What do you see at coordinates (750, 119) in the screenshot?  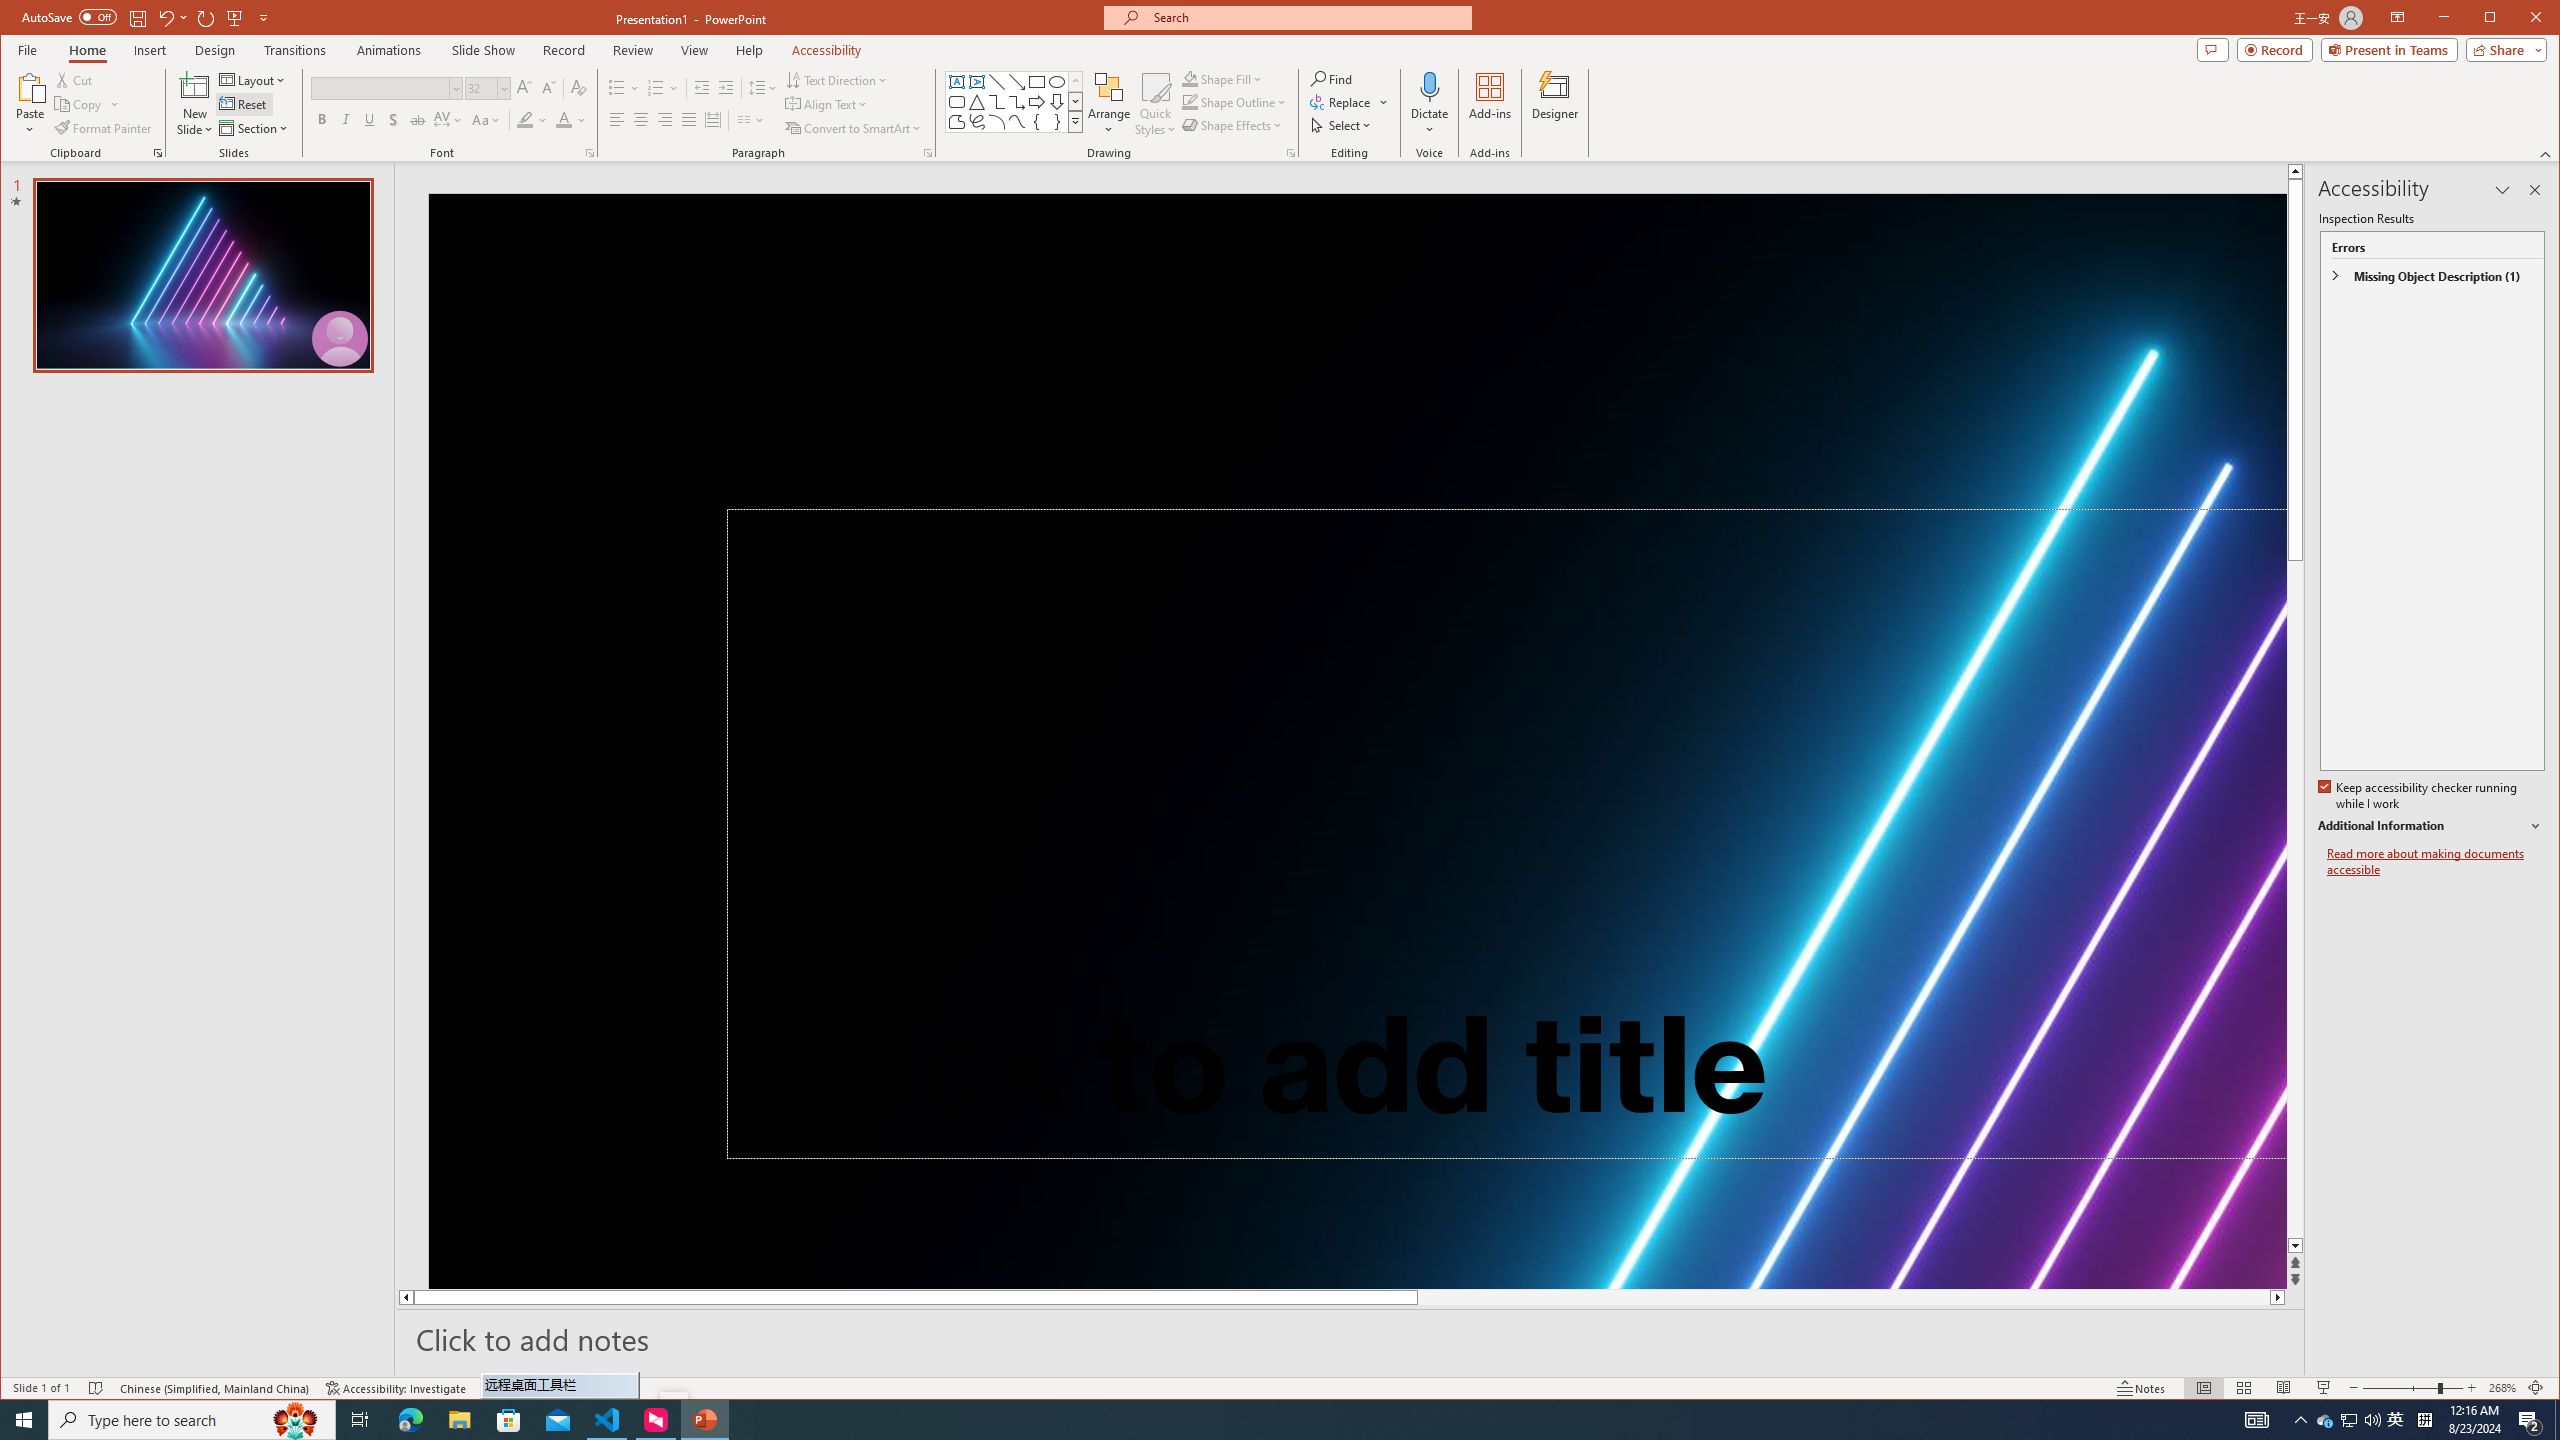 I see `'Columns'` at bounding box center [750, 119].